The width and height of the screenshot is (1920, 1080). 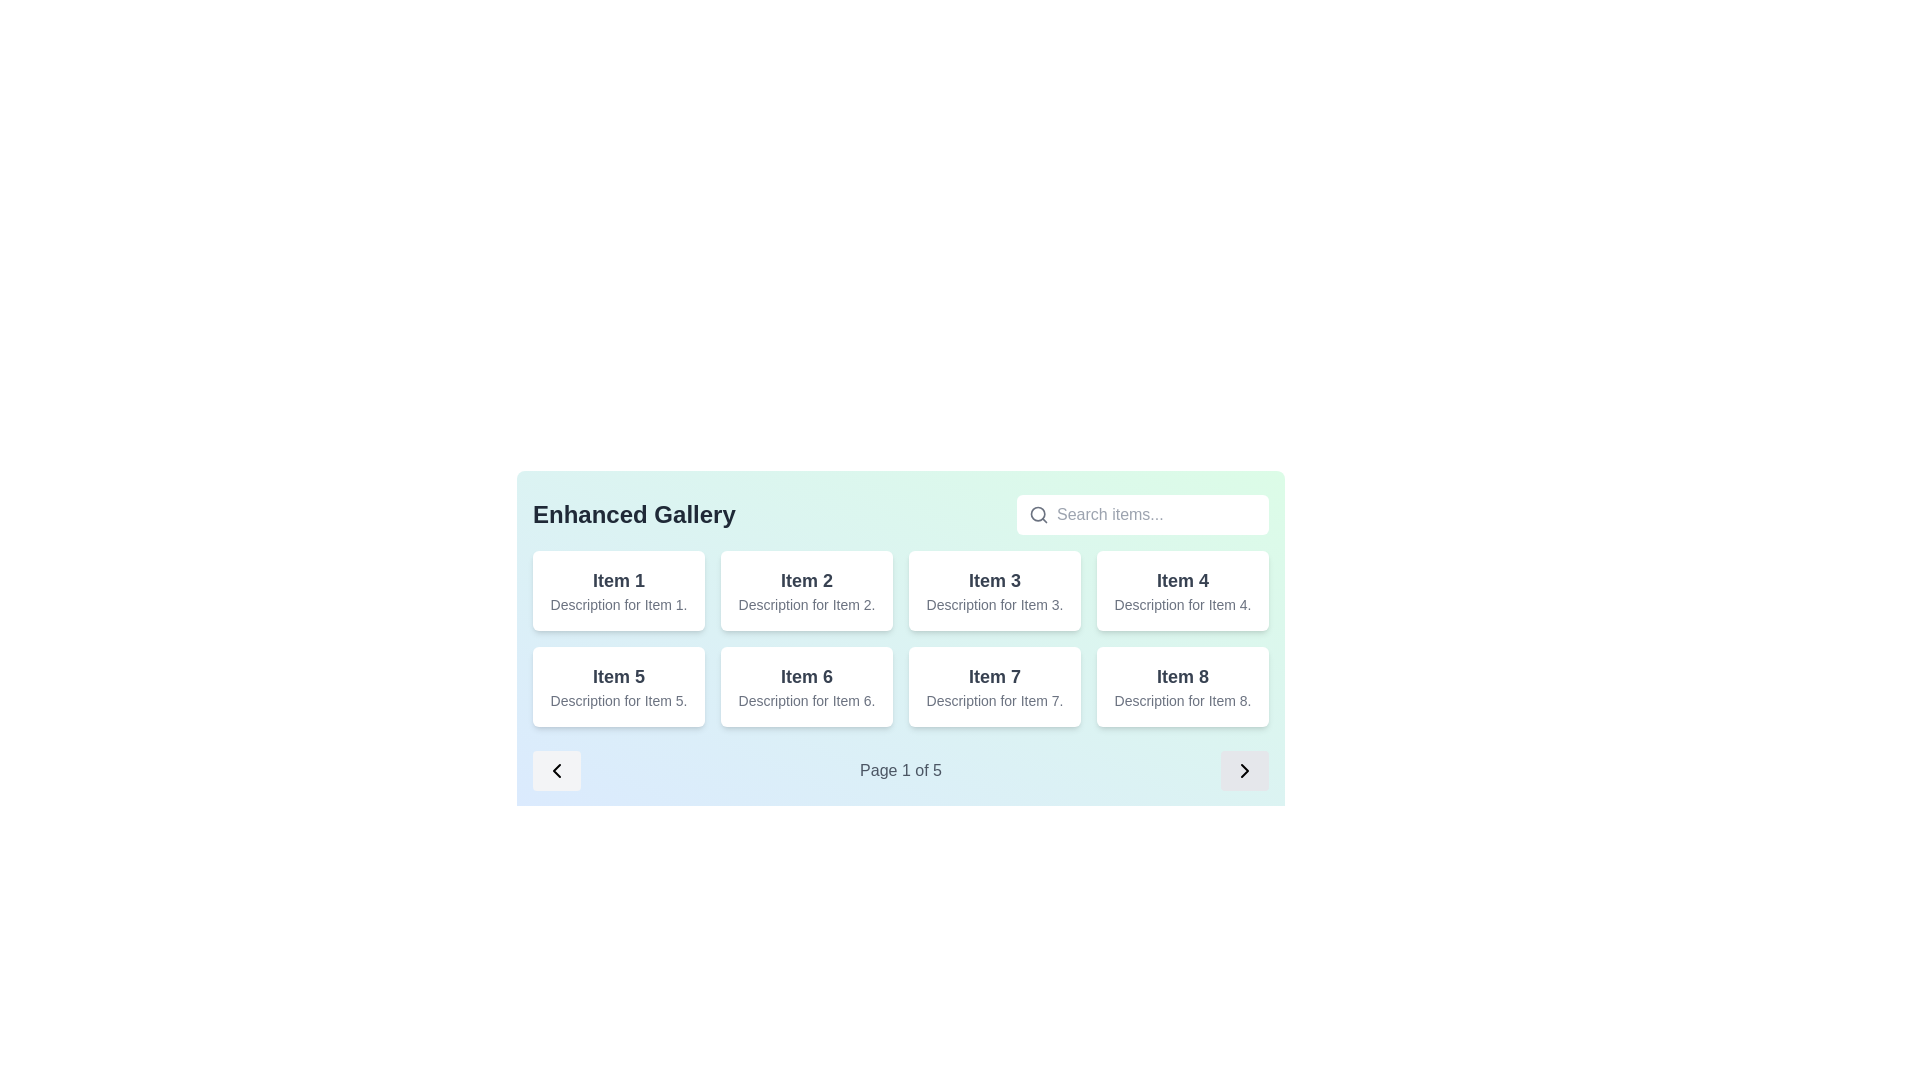 I want to click on the Information card displaying 'Item 3', located in the top row, third column of a 4-column grid layout, so click(x=994, y=589).